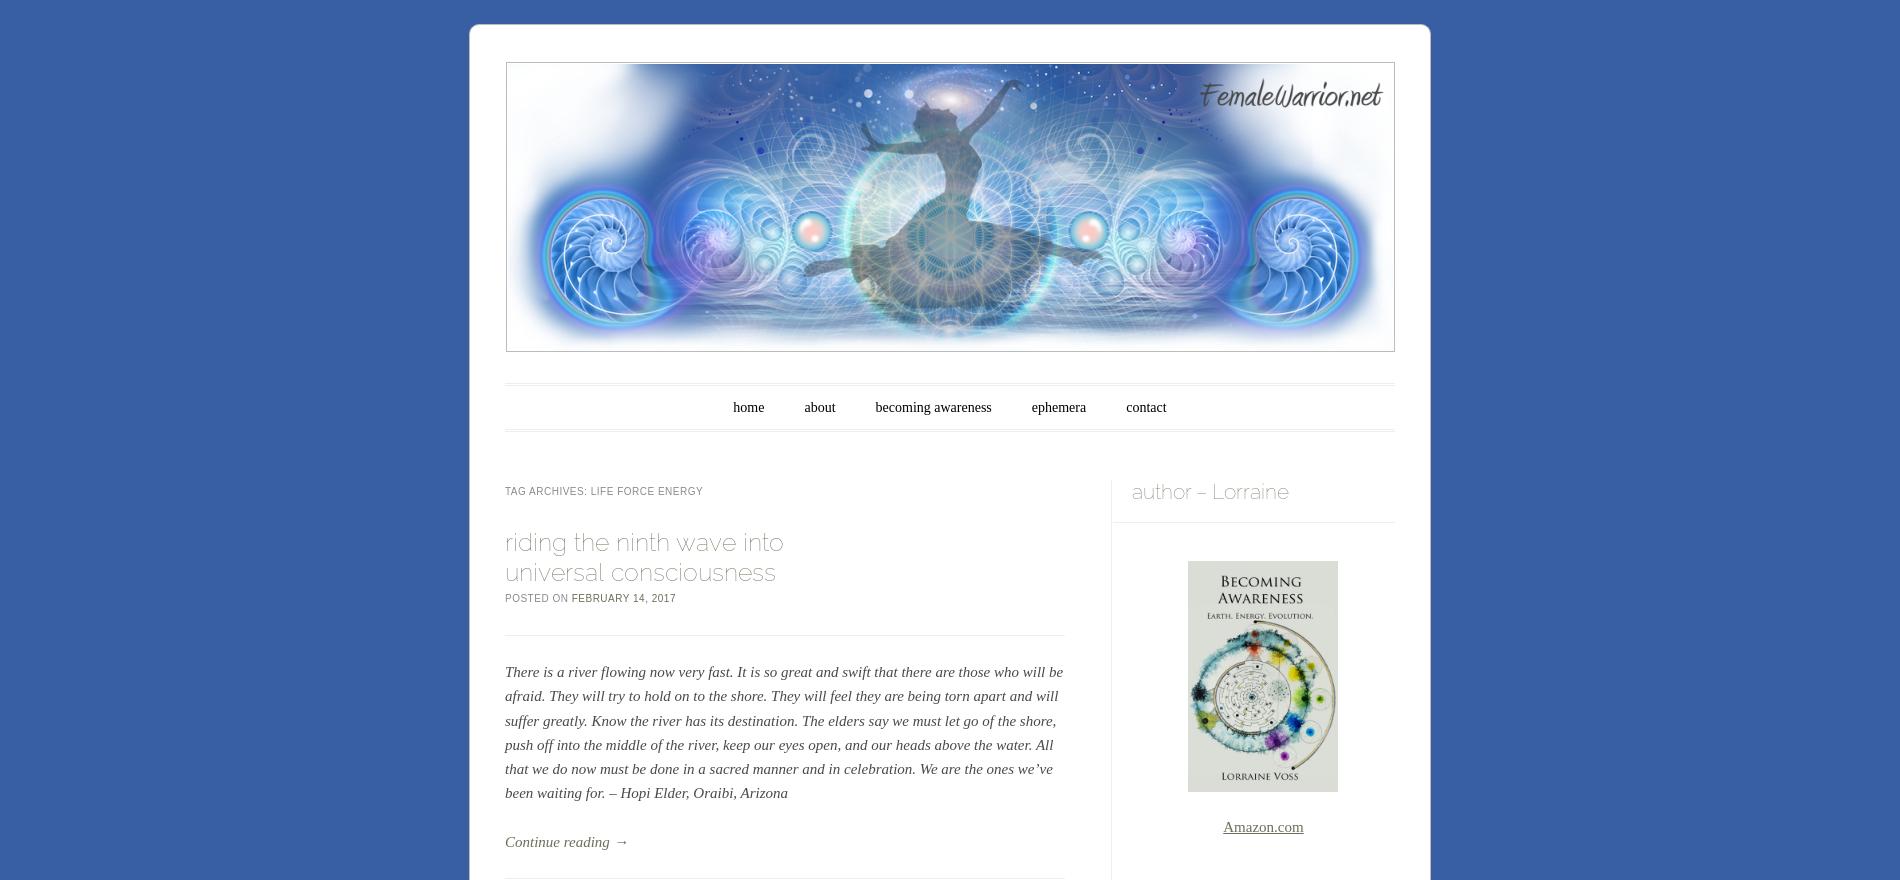 The width and height of the screenshot is (1900, 880). I want to click on 'February 14, 2017', so click(570, 596).